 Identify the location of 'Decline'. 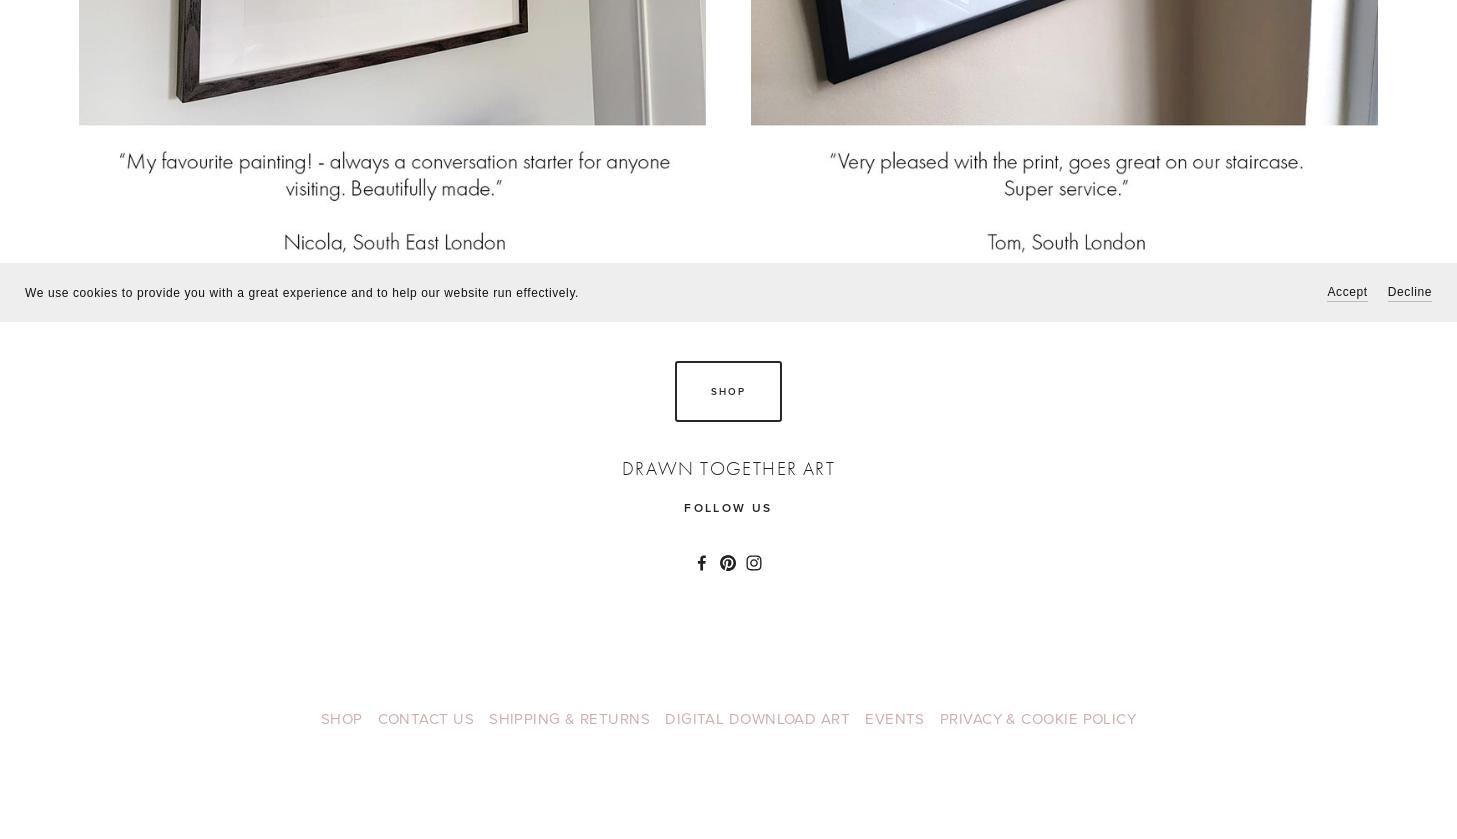
(1409, 291).